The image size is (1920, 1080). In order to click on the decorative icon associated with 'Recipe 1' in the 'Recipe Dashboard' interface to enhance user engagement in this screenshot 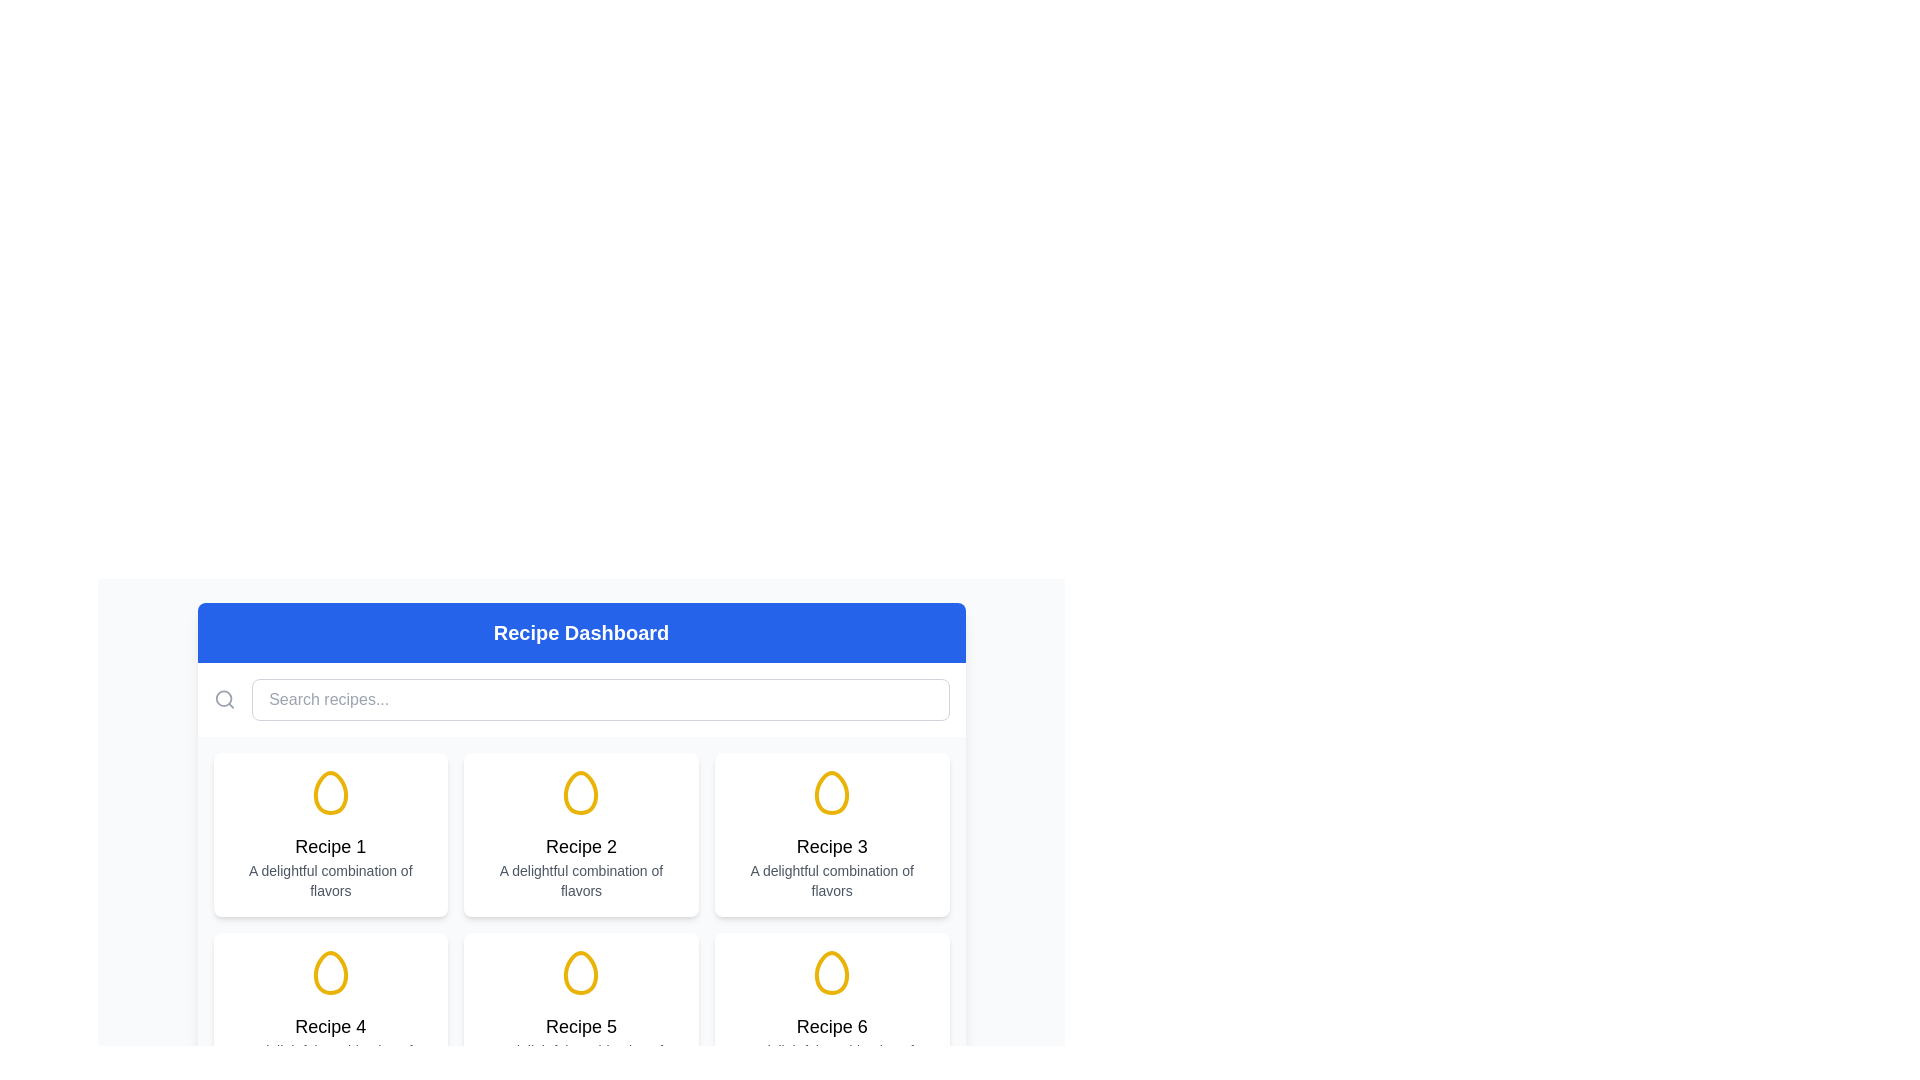, I will do `click(330, 792)`.